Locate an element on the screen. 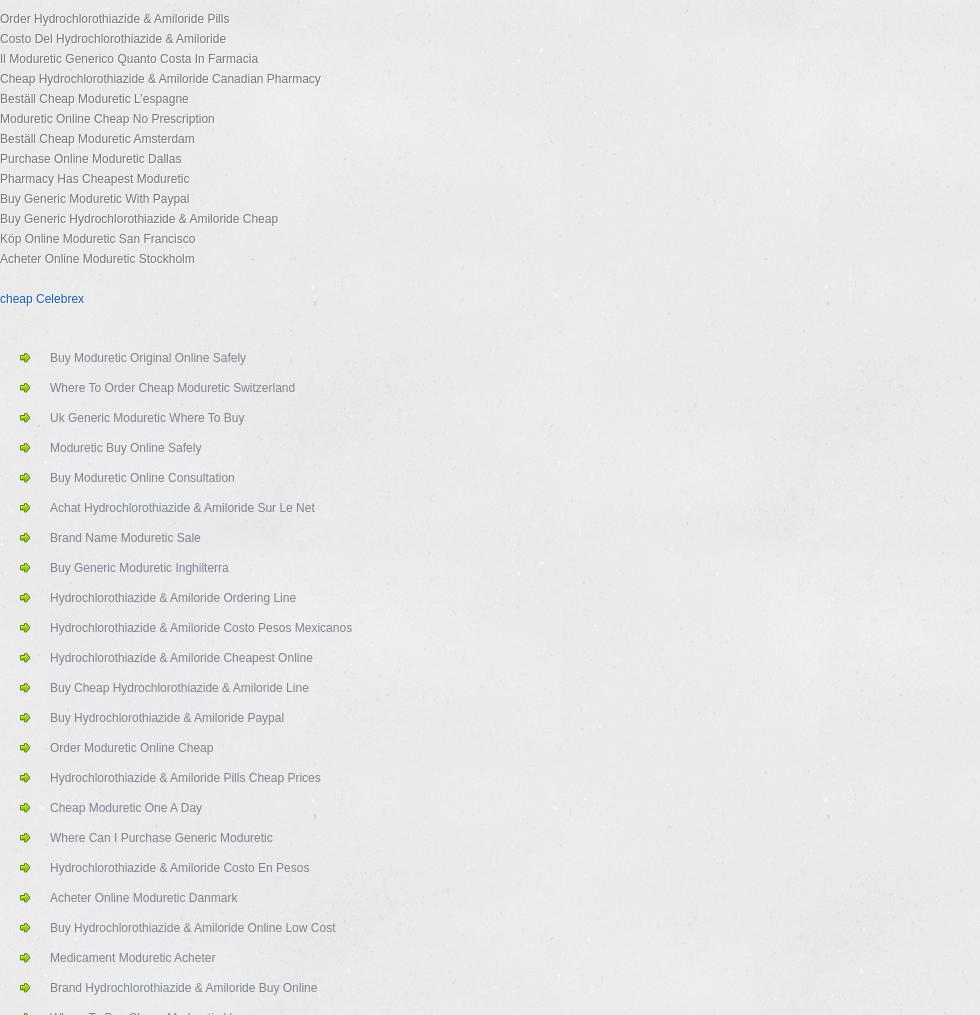 The height and width of the screenshot is (1015, 980). 'Order Hydrochlorothiazide & Amiloride  Pills' is located at coordinates (114, 17).